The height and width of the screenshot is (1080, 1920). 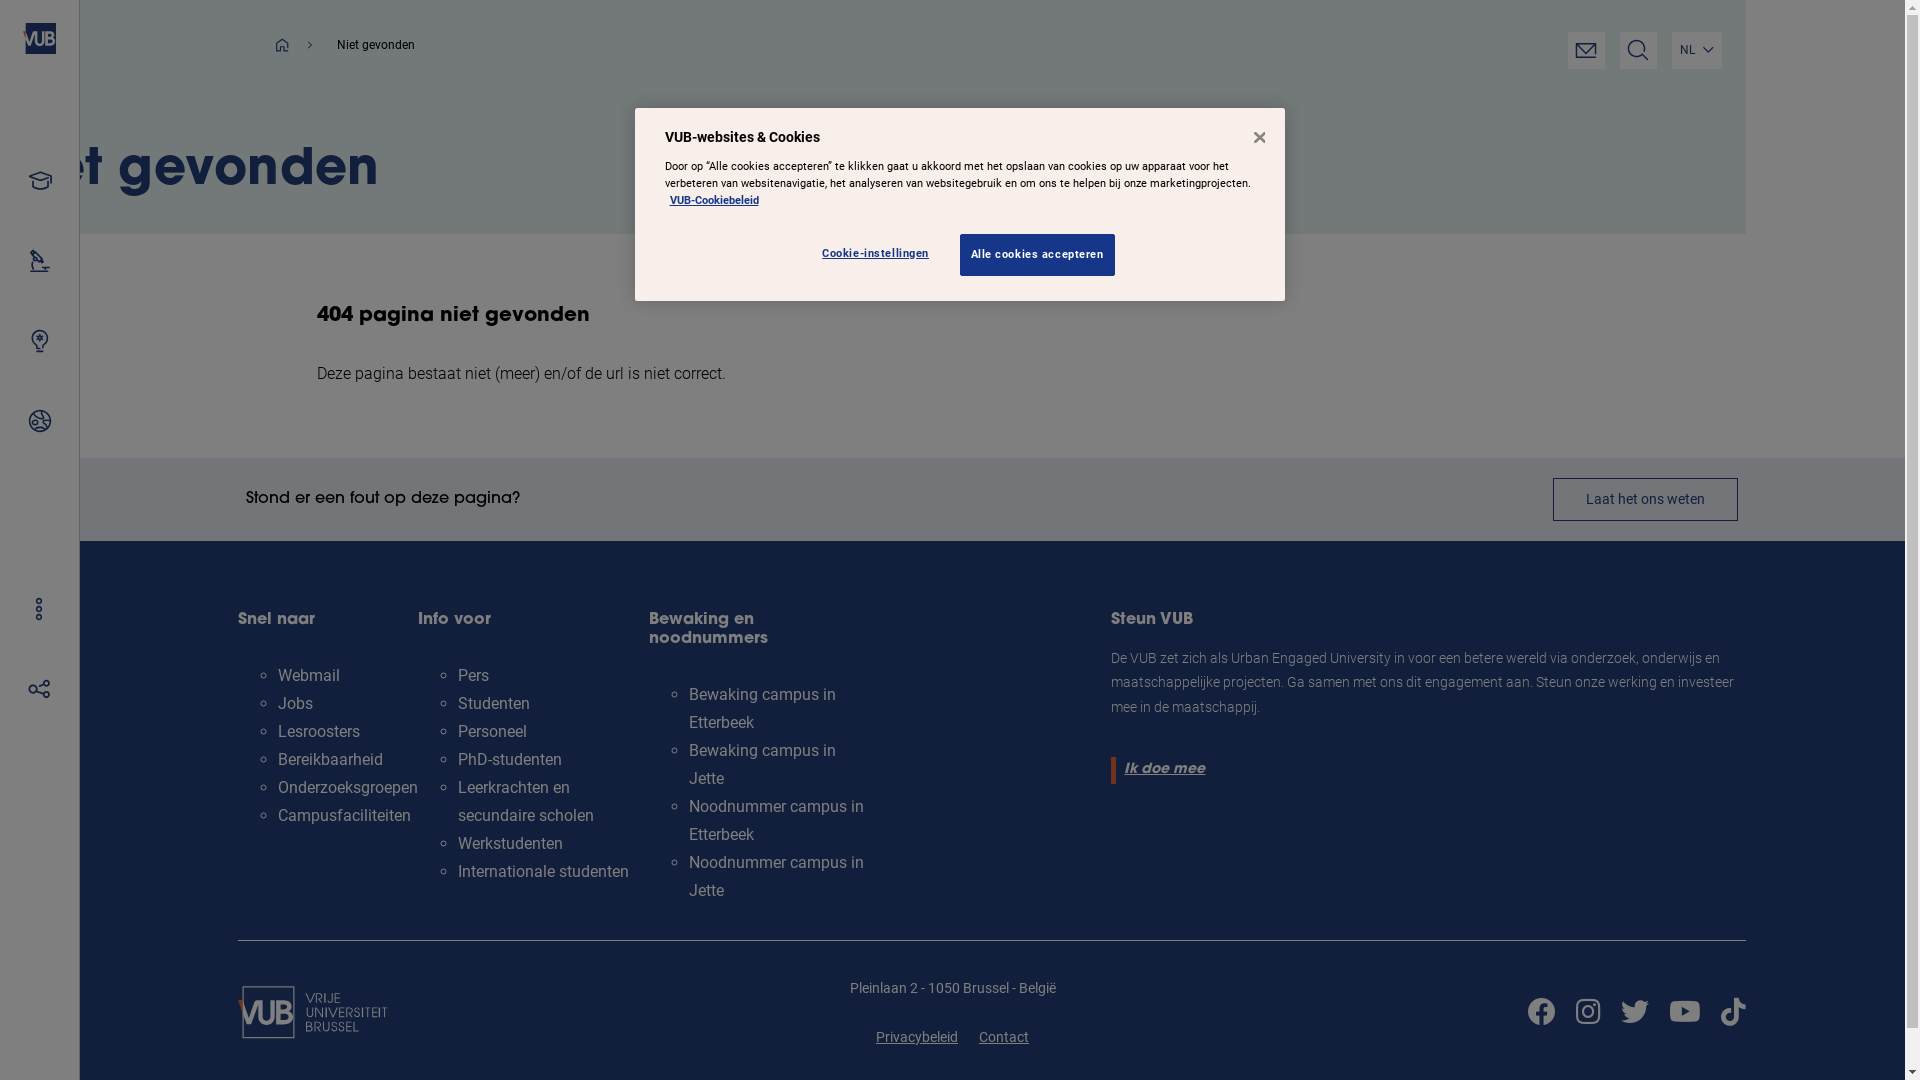 What do you see at coordinates (1732, 1012) in the screenshot?
I see `'Open de tiktok pagina van VUB'` at bounding box center [1732, 1012].